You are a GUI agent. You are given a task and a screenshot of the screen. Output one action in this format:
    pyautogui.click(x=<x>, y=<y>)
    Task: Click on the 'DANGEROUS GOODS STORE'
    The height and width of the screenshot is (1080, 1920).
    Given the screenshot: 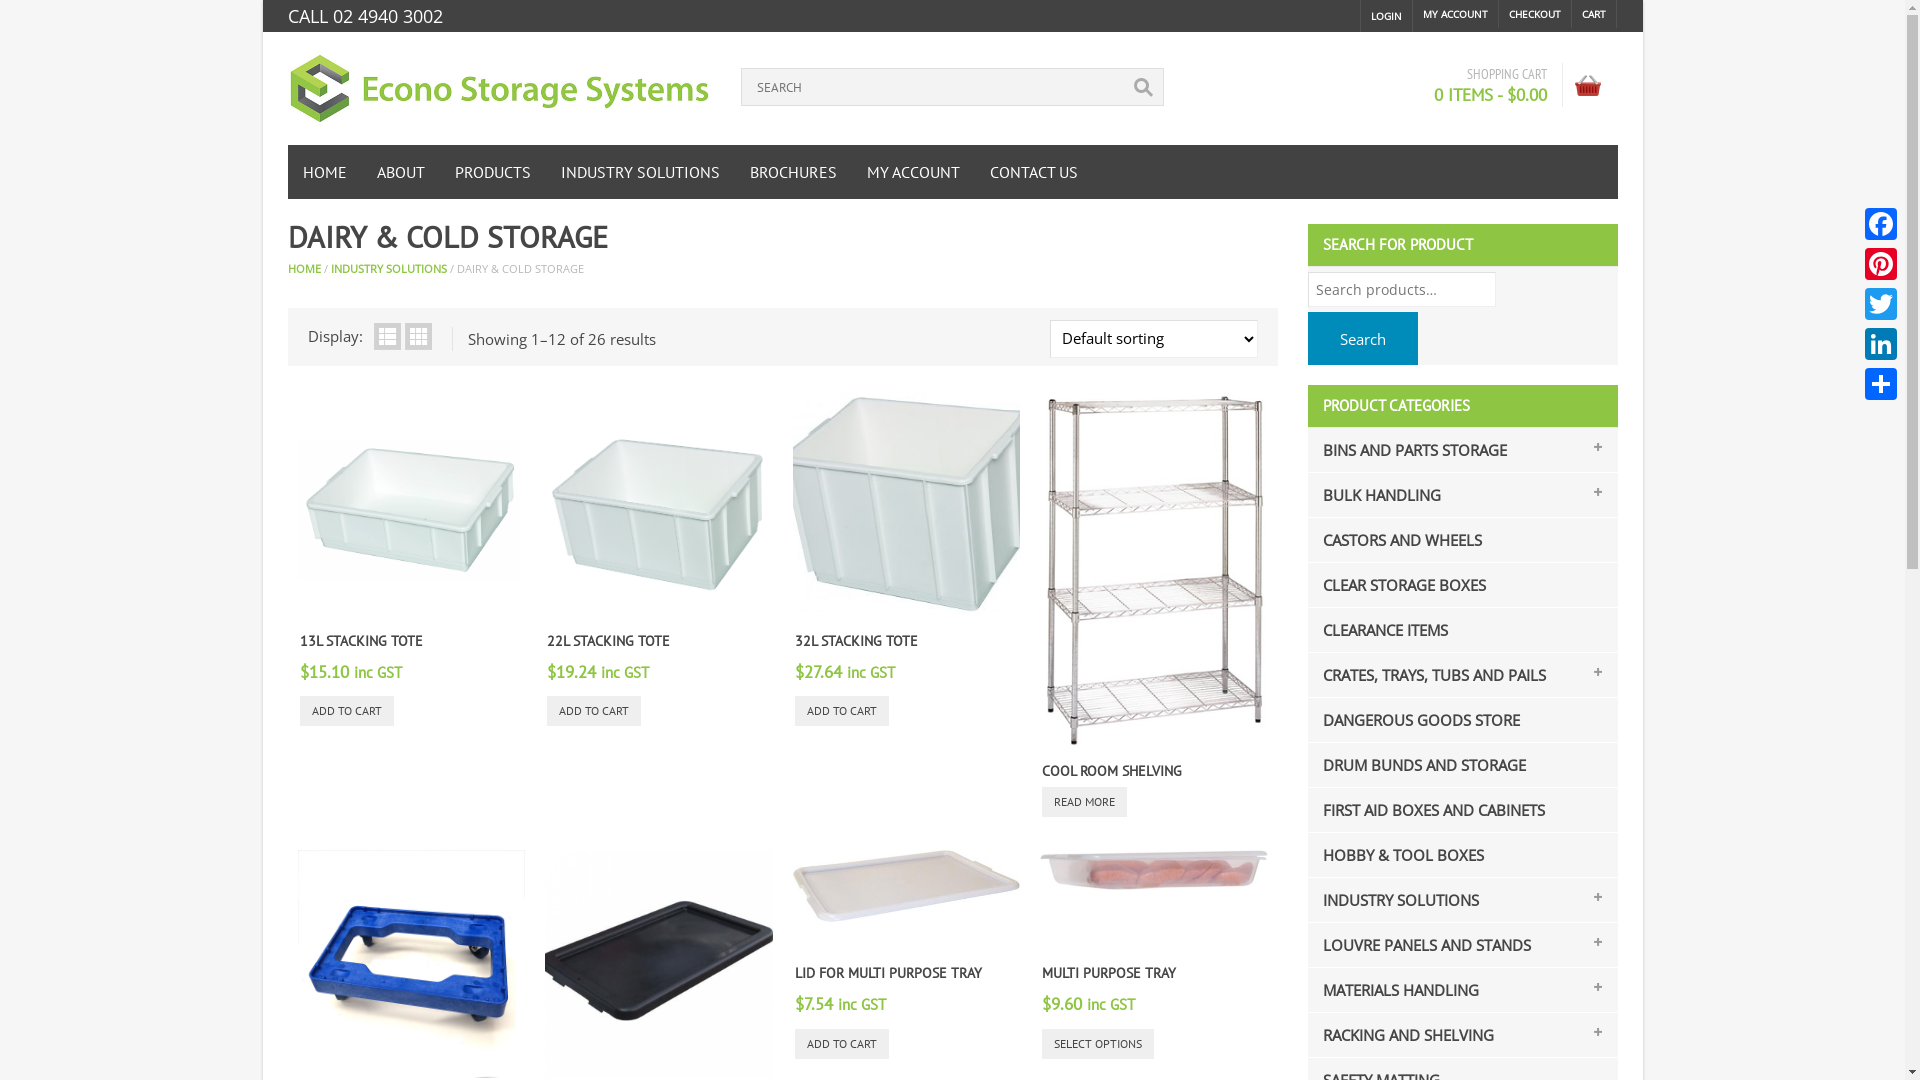 What is the action you would take?
    pyautogui.click(x=1414, y=720)
    